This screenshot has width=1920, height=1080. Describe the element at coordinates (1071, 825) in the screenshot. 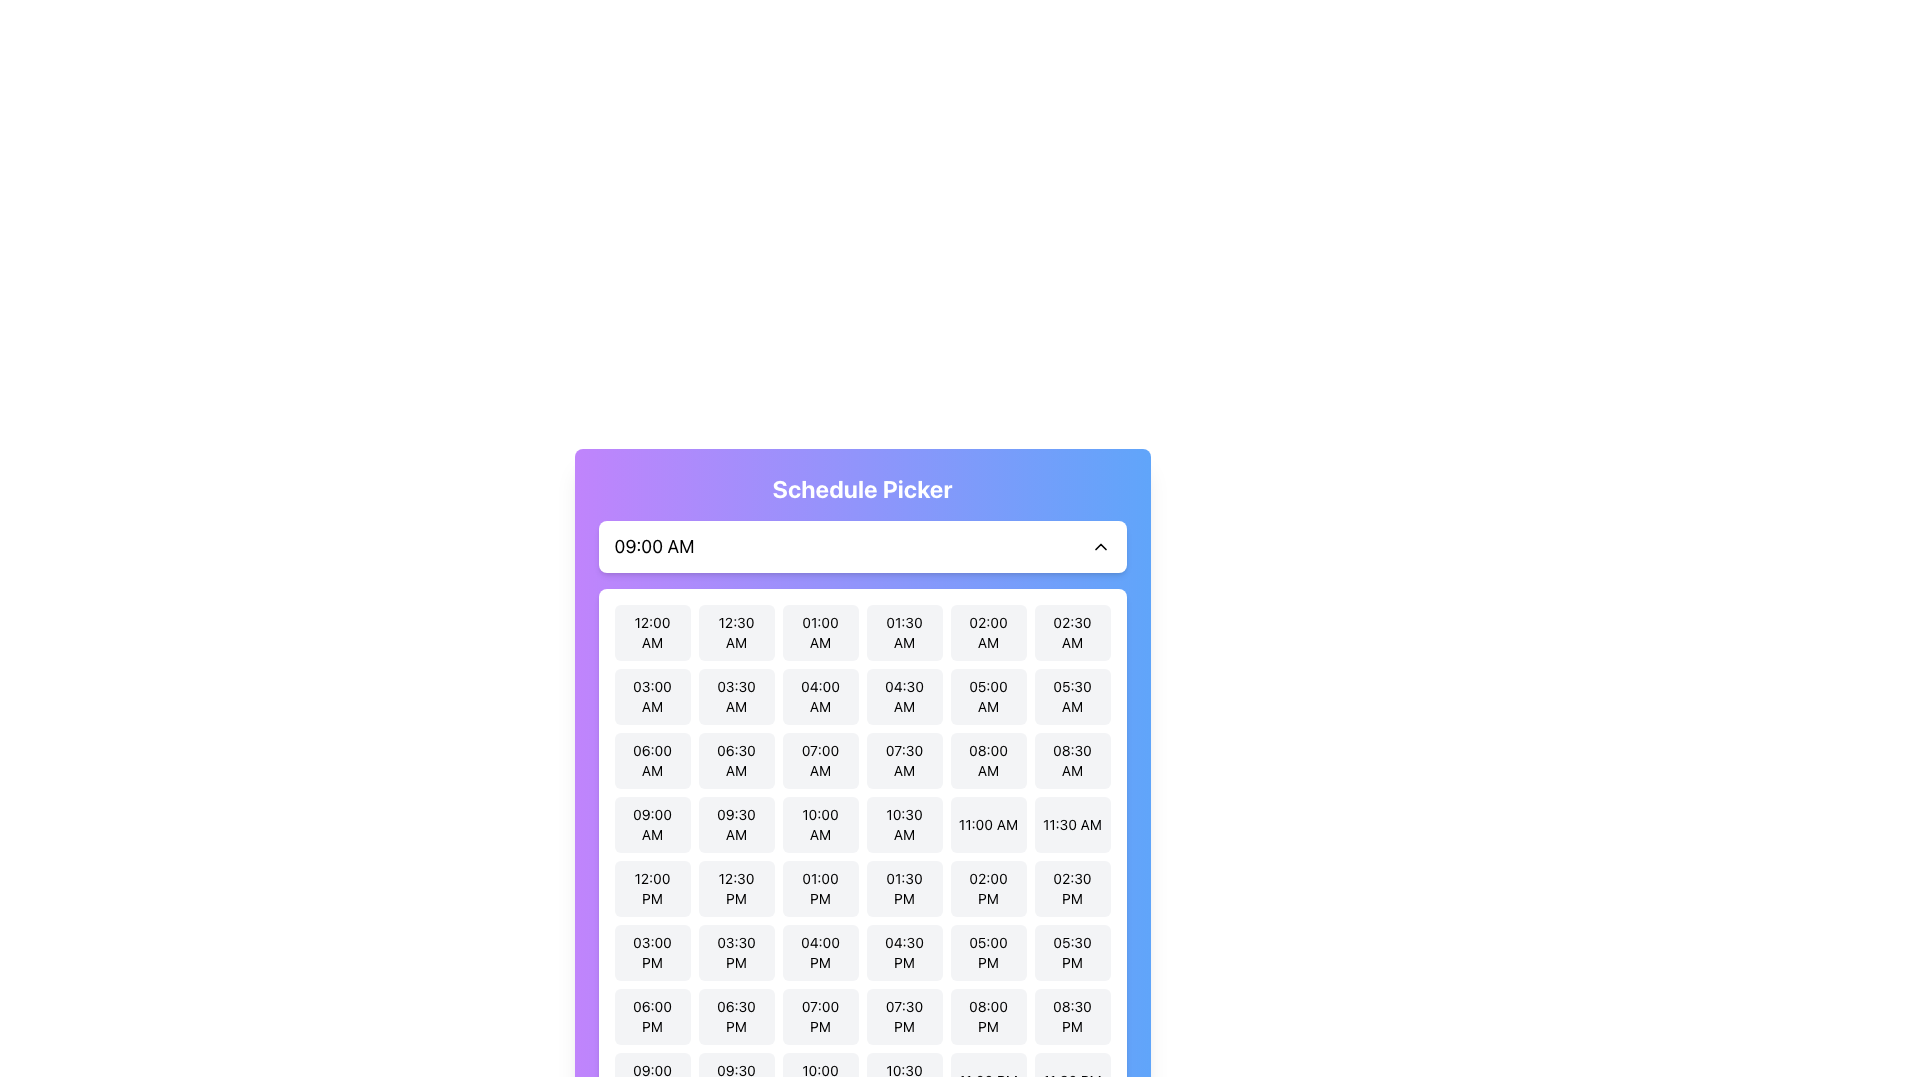

I see `the button labeled '11:30 AM' in the scheduling picker` at that location.